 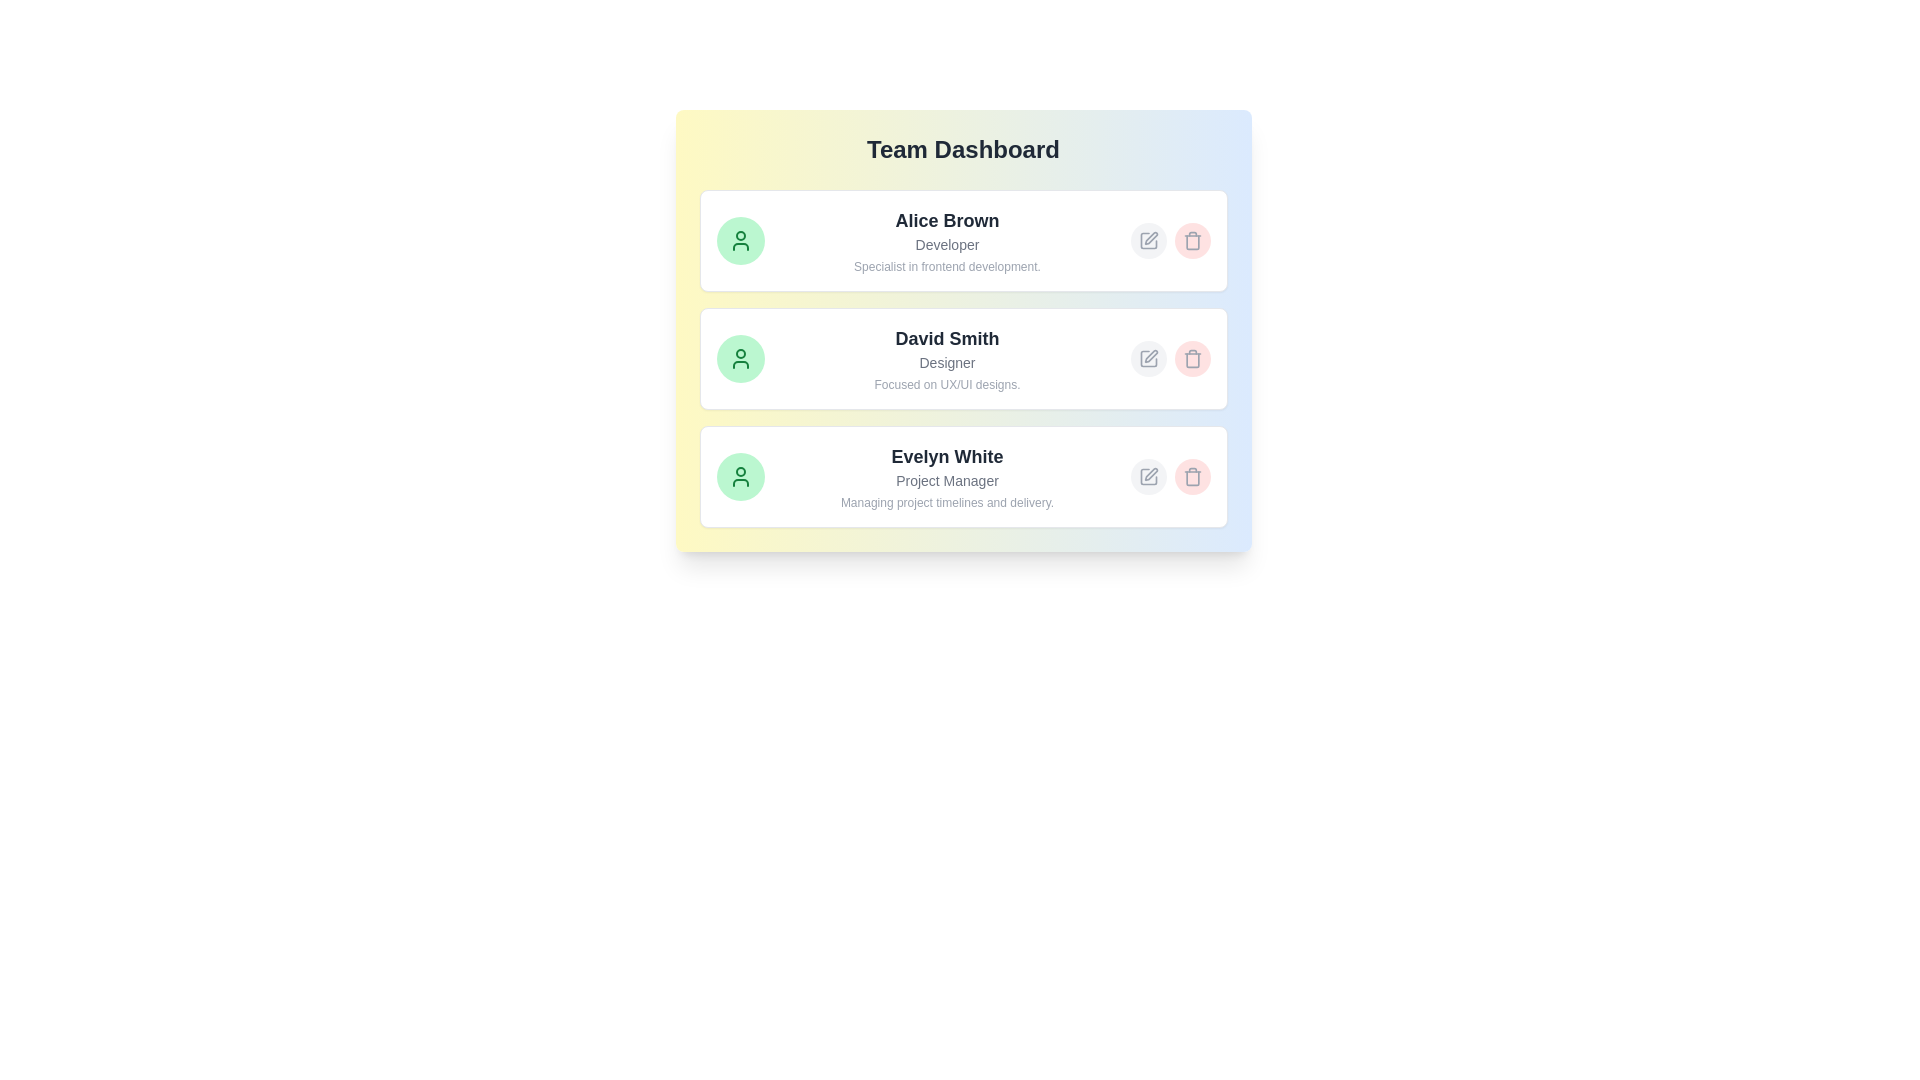 What do you see at coordinates (739, 239) in the screenshot?
I see `the profile icon, which is a green outlined user-shaped figure within a circular background, located to the left of the name 'Alice Brown' in the first team member card` at bounding box center [739, 239].